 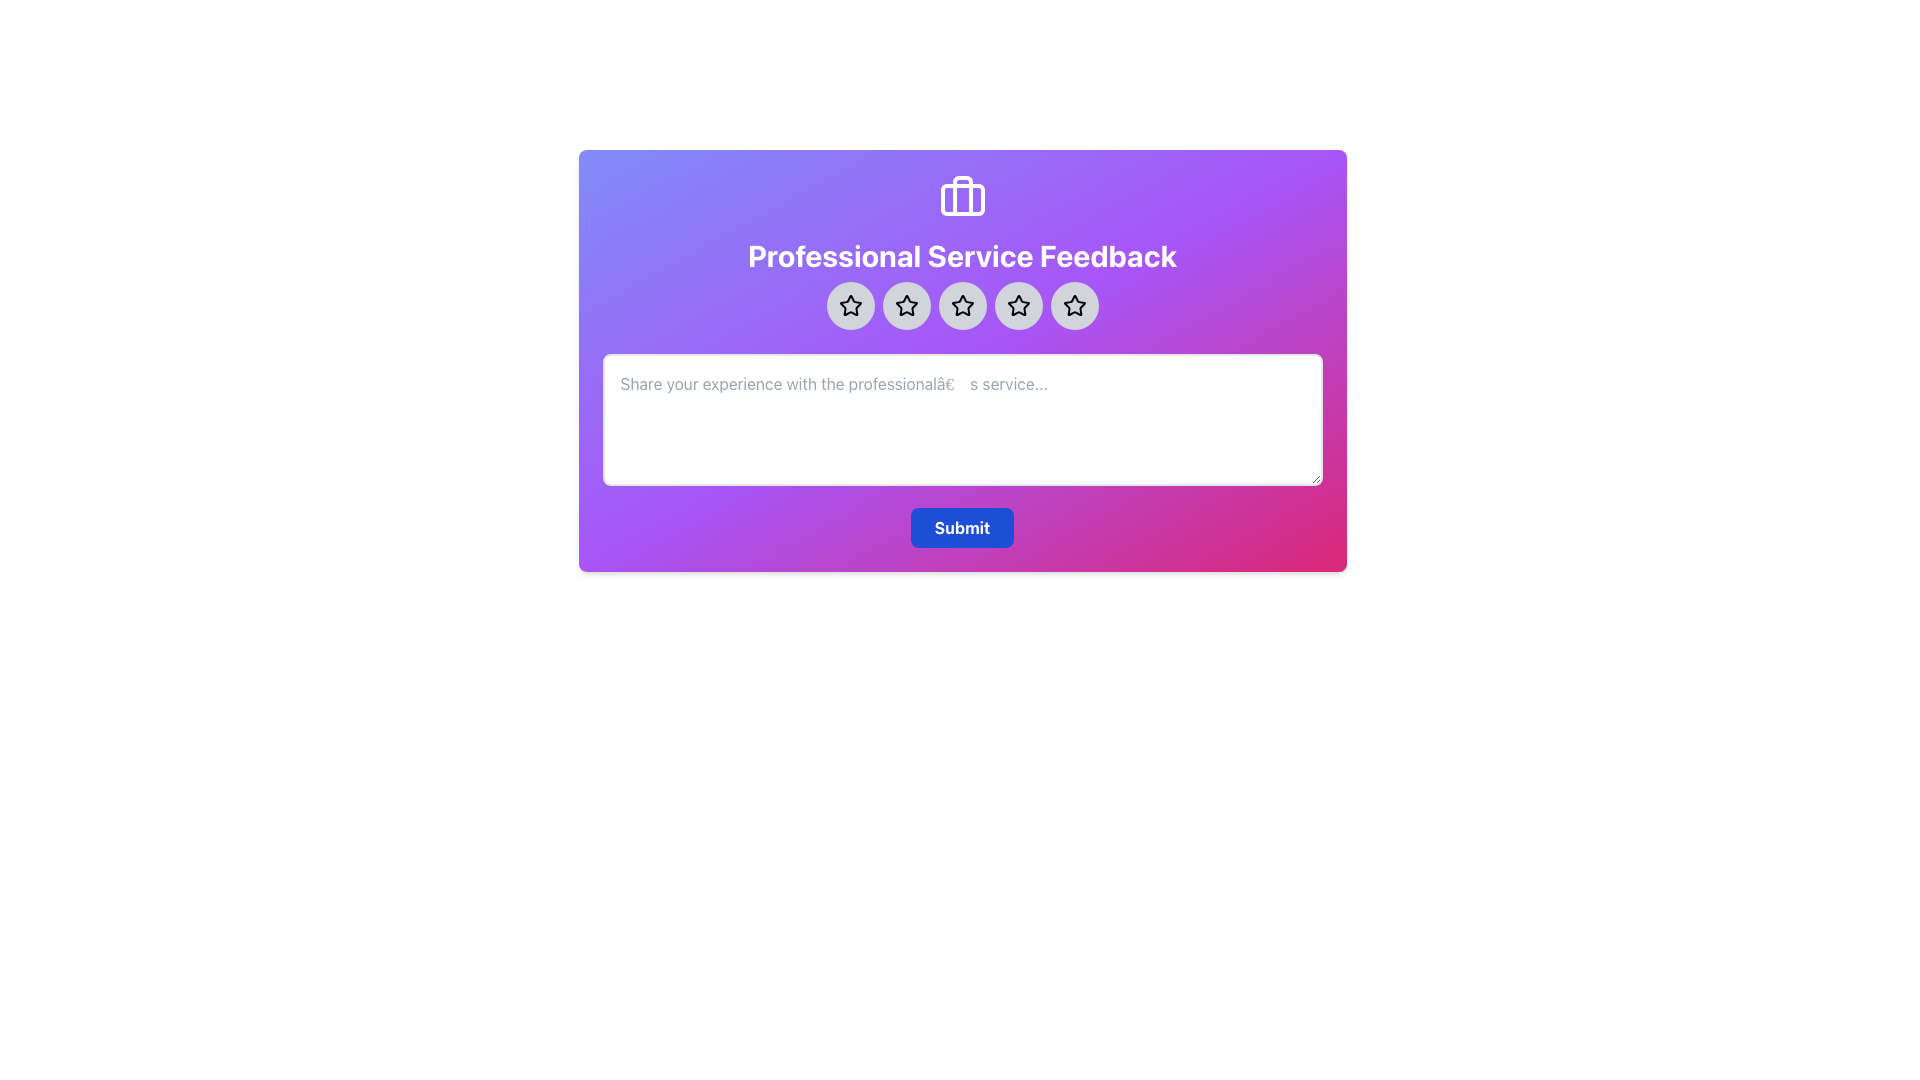 What do you see at coordinates (962, 305) in the screenshot?
I see `the third star button in the row of five circular buttons under the 'Professional Service Feedback' header` at bounding box center [962, 305].